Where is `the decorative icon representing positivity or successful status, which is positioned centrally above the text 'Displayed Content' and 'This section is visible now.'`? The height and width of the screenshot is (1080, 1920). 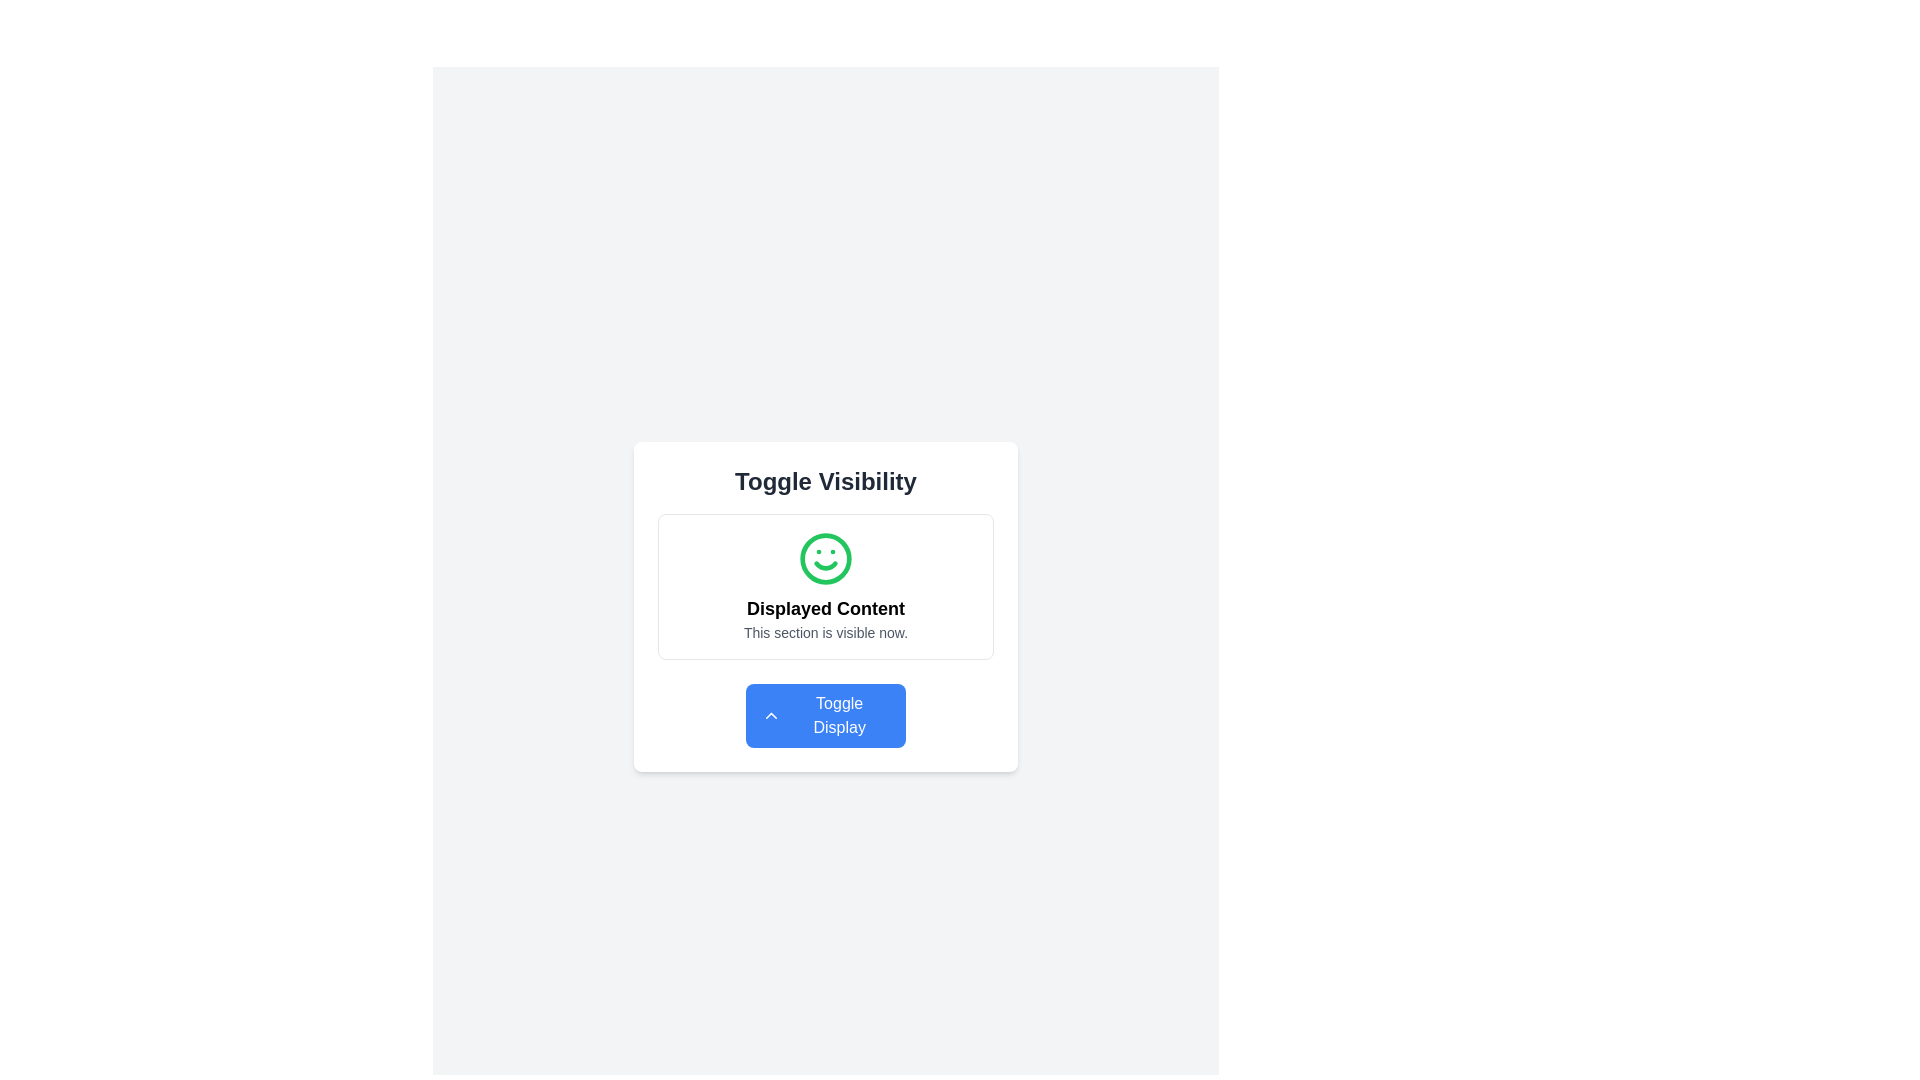 the decorative icon representing positivity or successful status, which is positioned centrally above the text 'Displayed Content' and 'This section is visible now.' is located at coordinates (825, 559).